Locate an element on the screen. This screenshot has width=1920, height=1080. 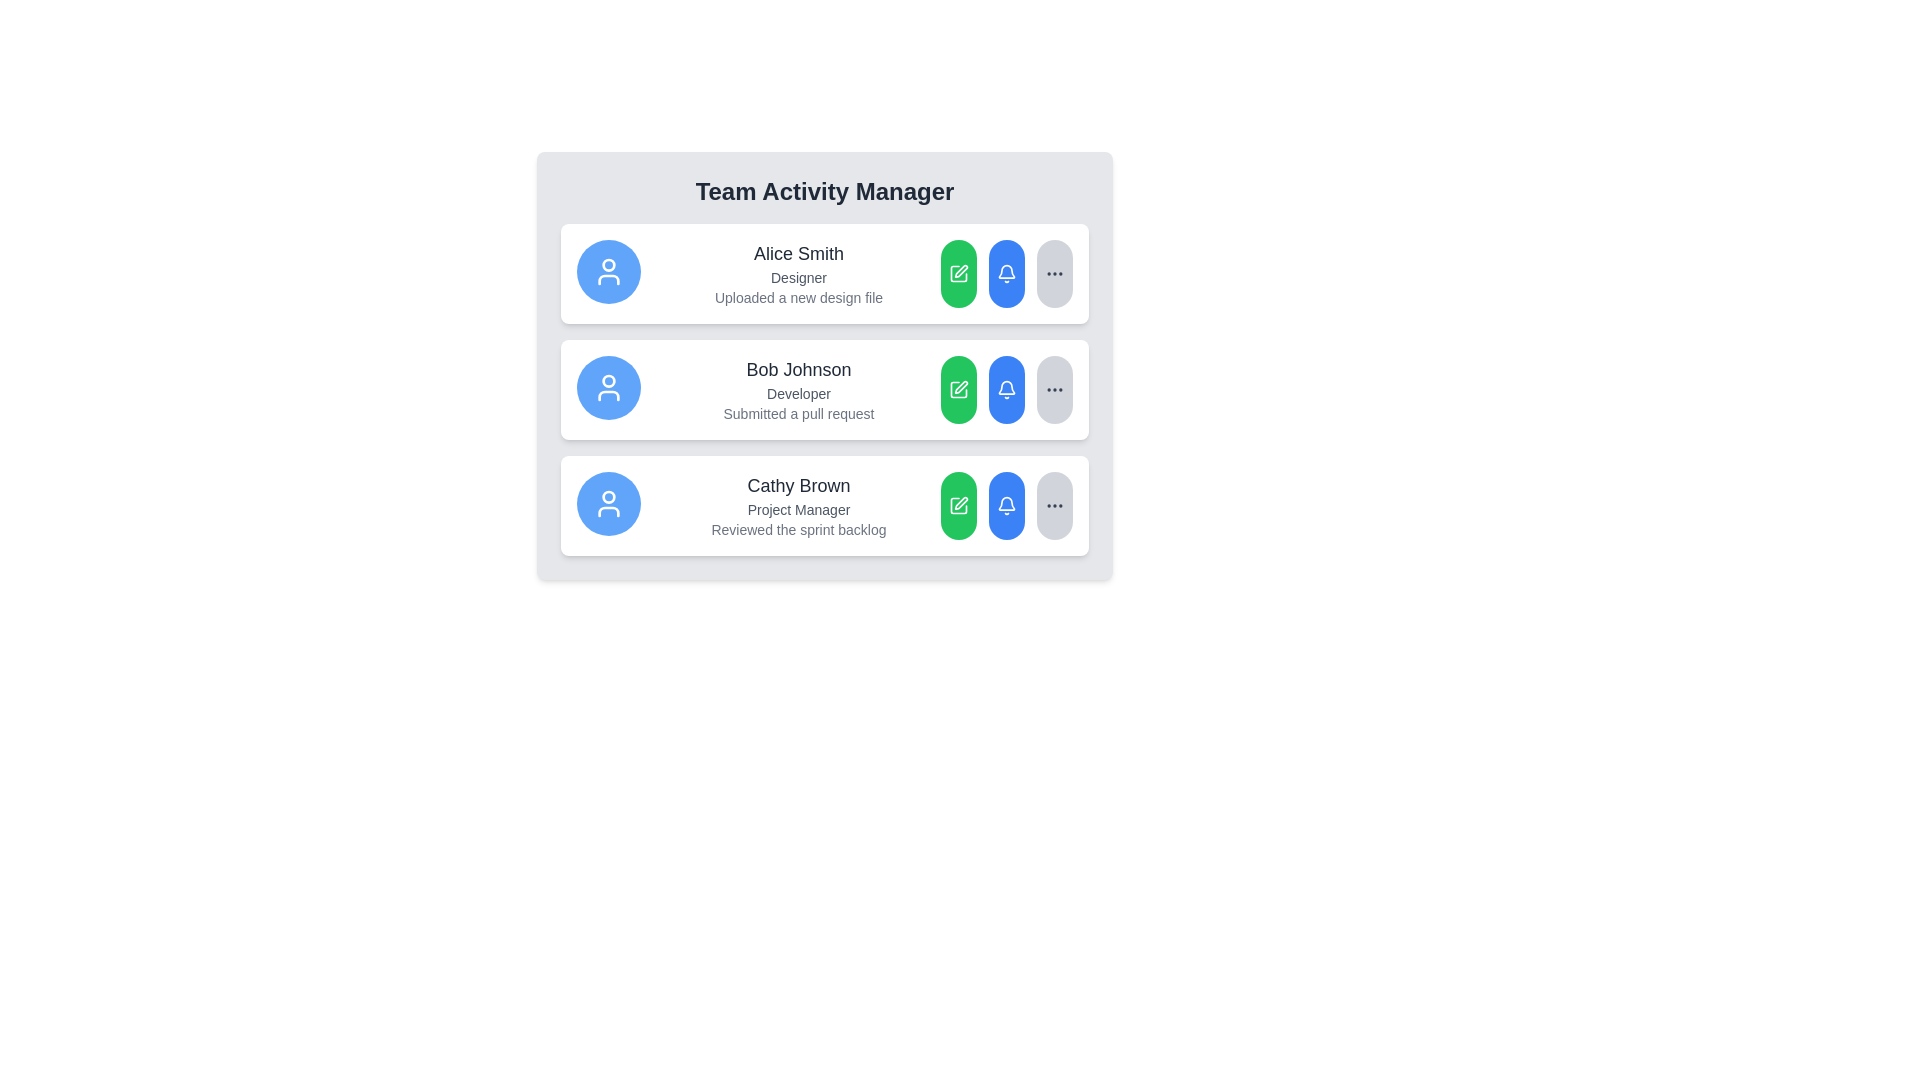
the (more options) icon, which consists of three small circular dots arranged horizontally, located at the far right side of the second row in the user activity display is located at coordinates (1054, 273).